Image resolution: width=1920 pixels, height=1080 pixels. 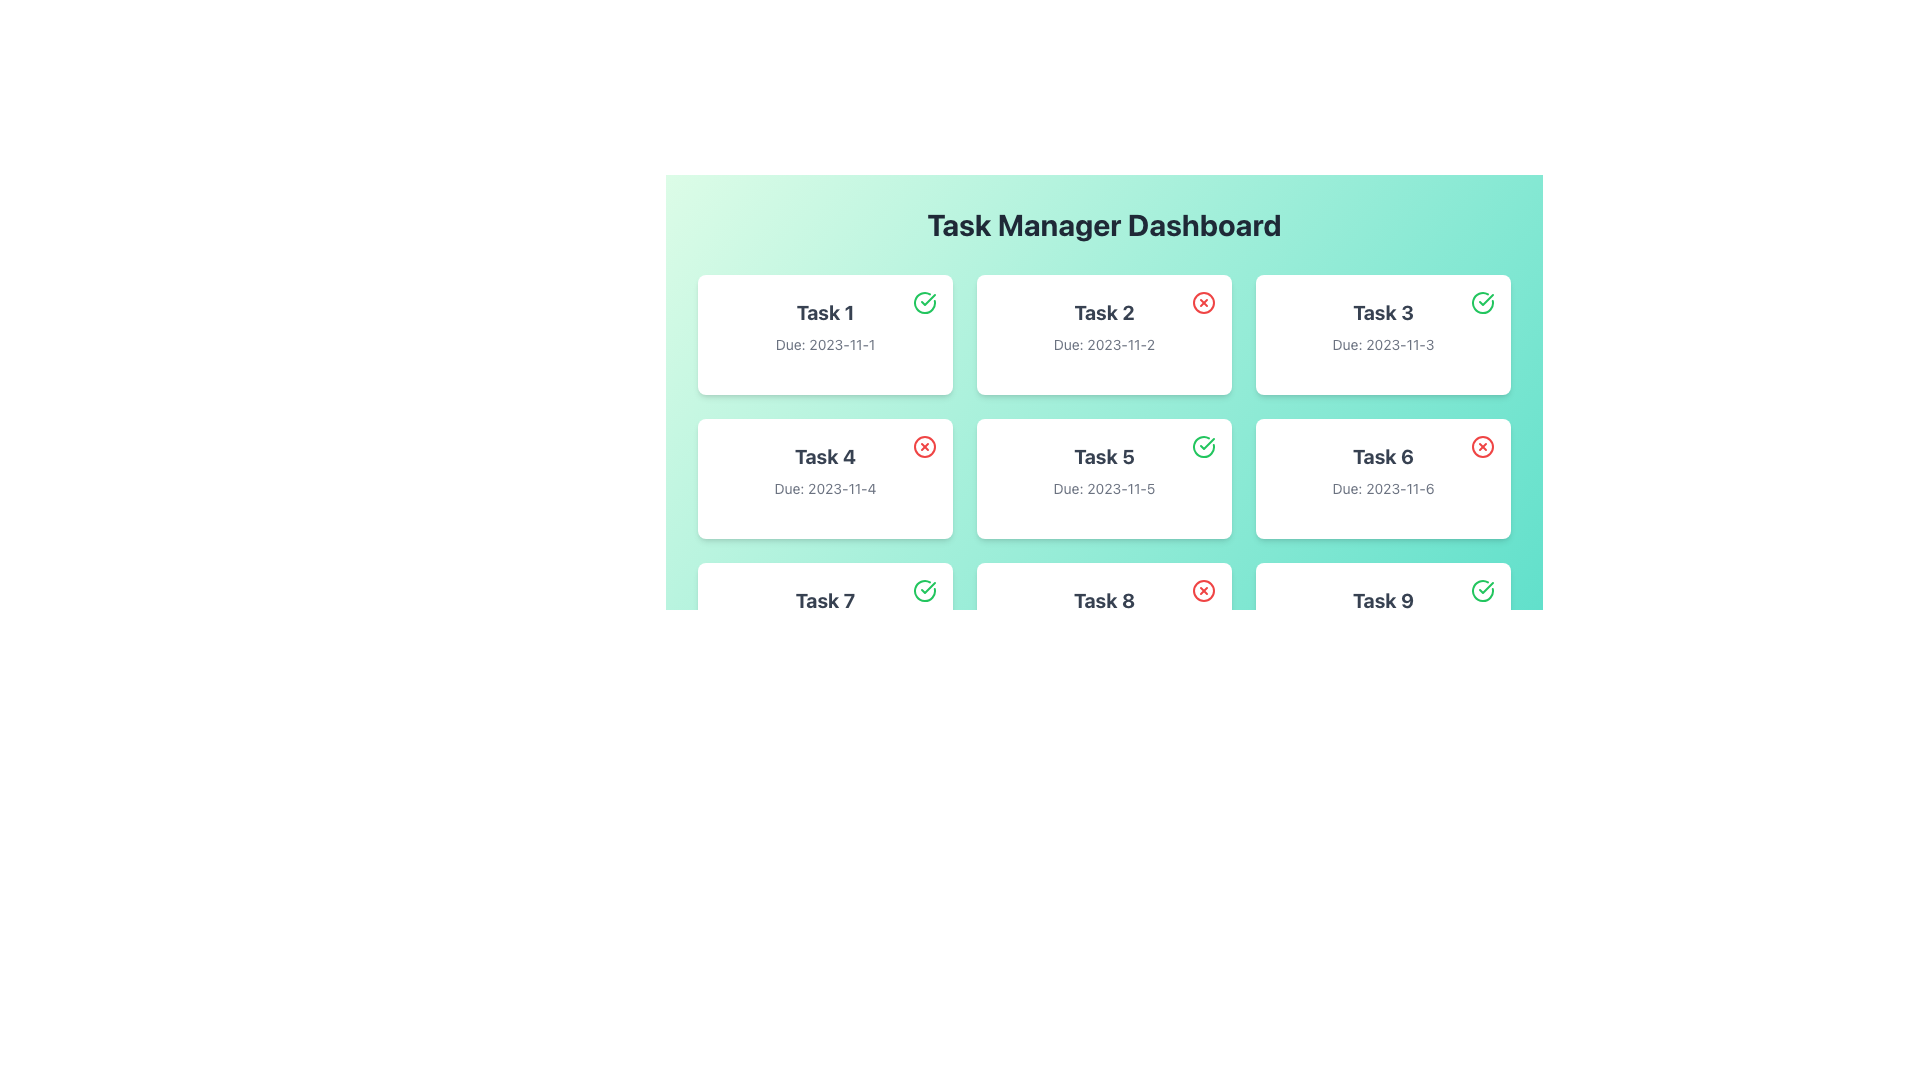 What do you see at coordinates (1382, 343) in the screenshot?
I see `the label displaying 'Due: 2023-11-3', which is styled in a small-sized, gray-colored font and located beneath the 'Task 3' title in the task card` at bounding box center [1382, 343].